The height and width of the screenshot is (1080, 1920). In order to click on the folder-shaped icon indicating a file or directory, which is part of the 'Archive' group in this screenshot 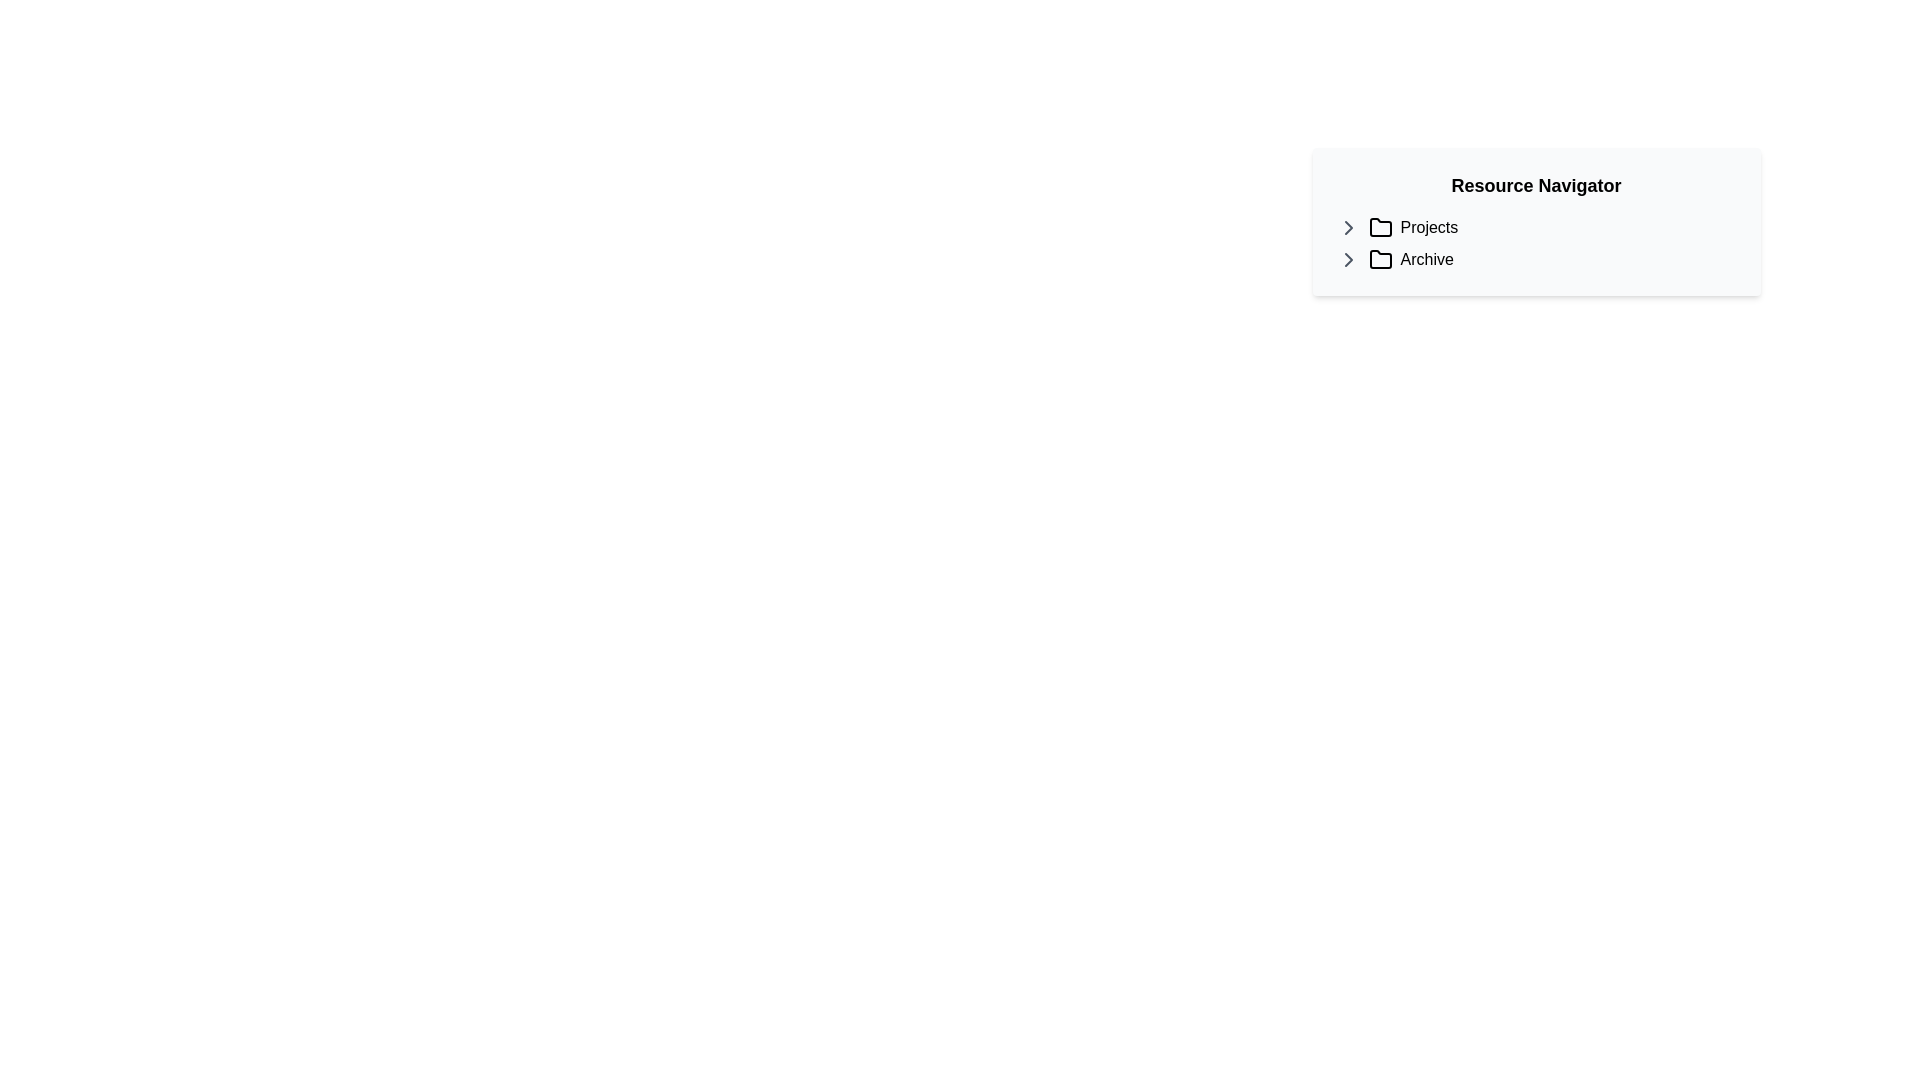, I will do `click(1379, 258)`.